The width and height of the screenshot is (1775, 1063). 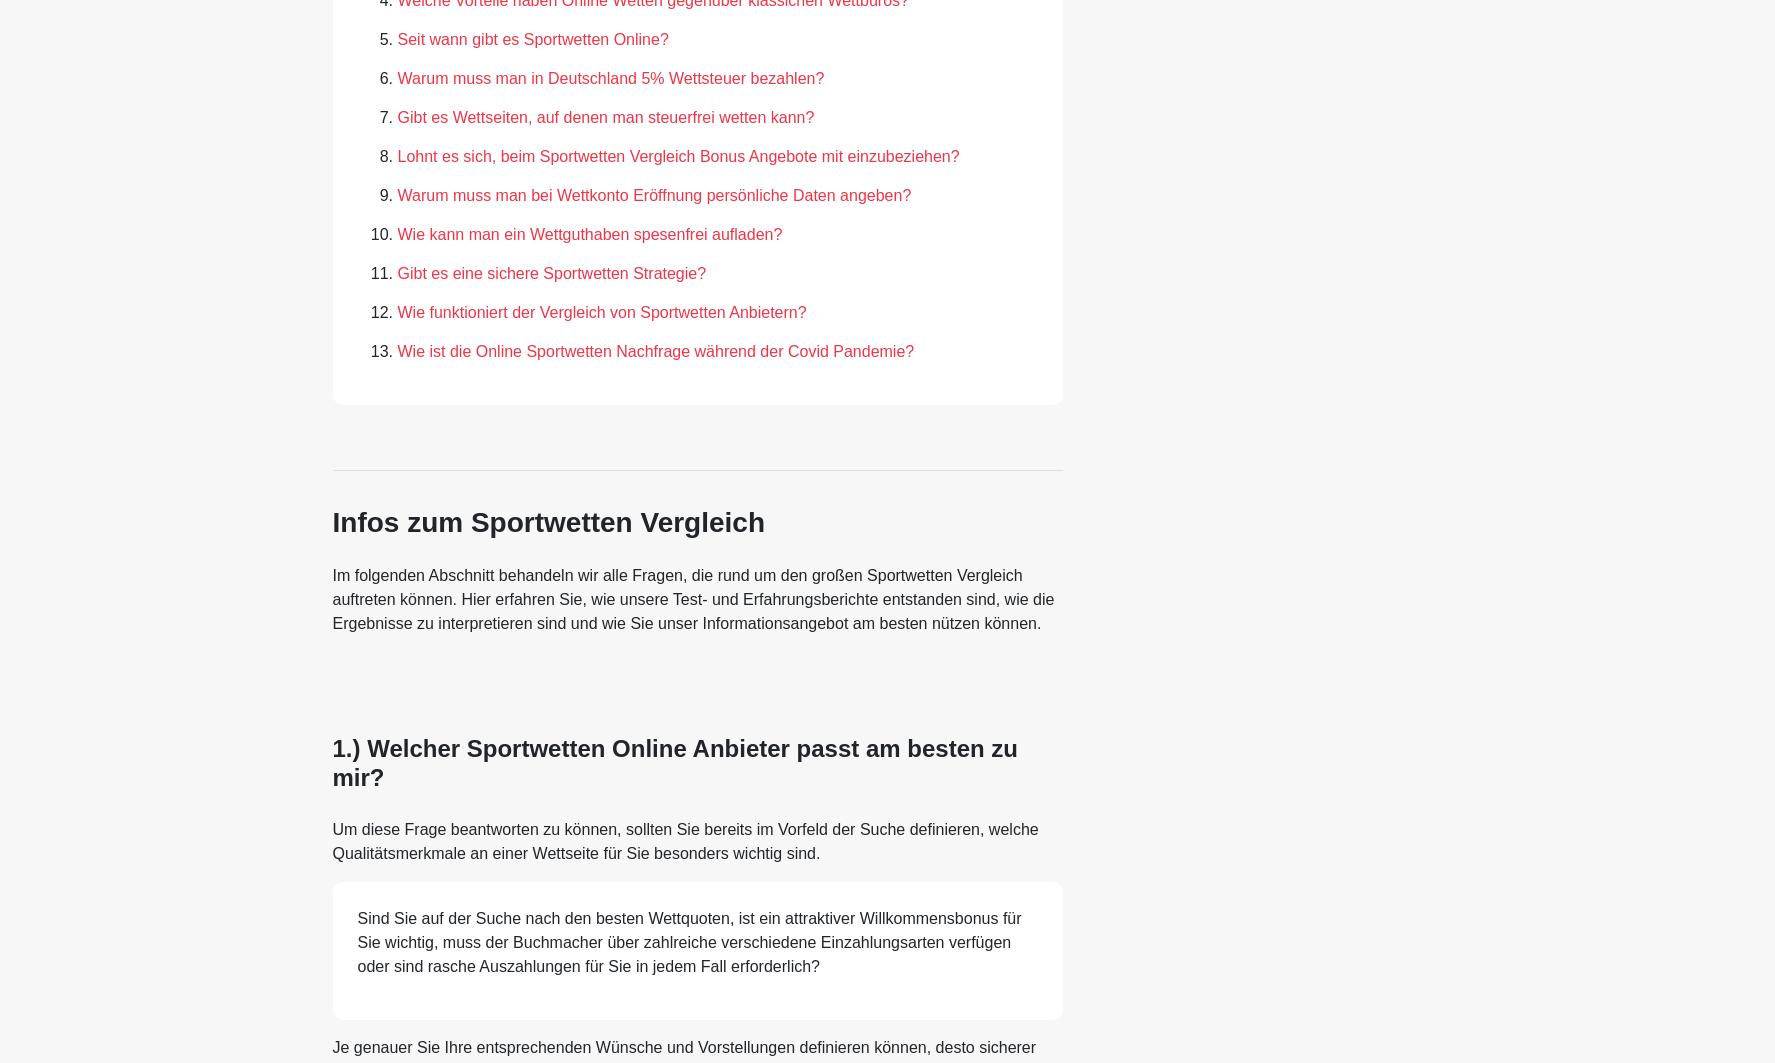 I want to click on '1.) Welcher Sportwetten Online Anbieter passt am besten zu mir?', so click(x=673, y=762).